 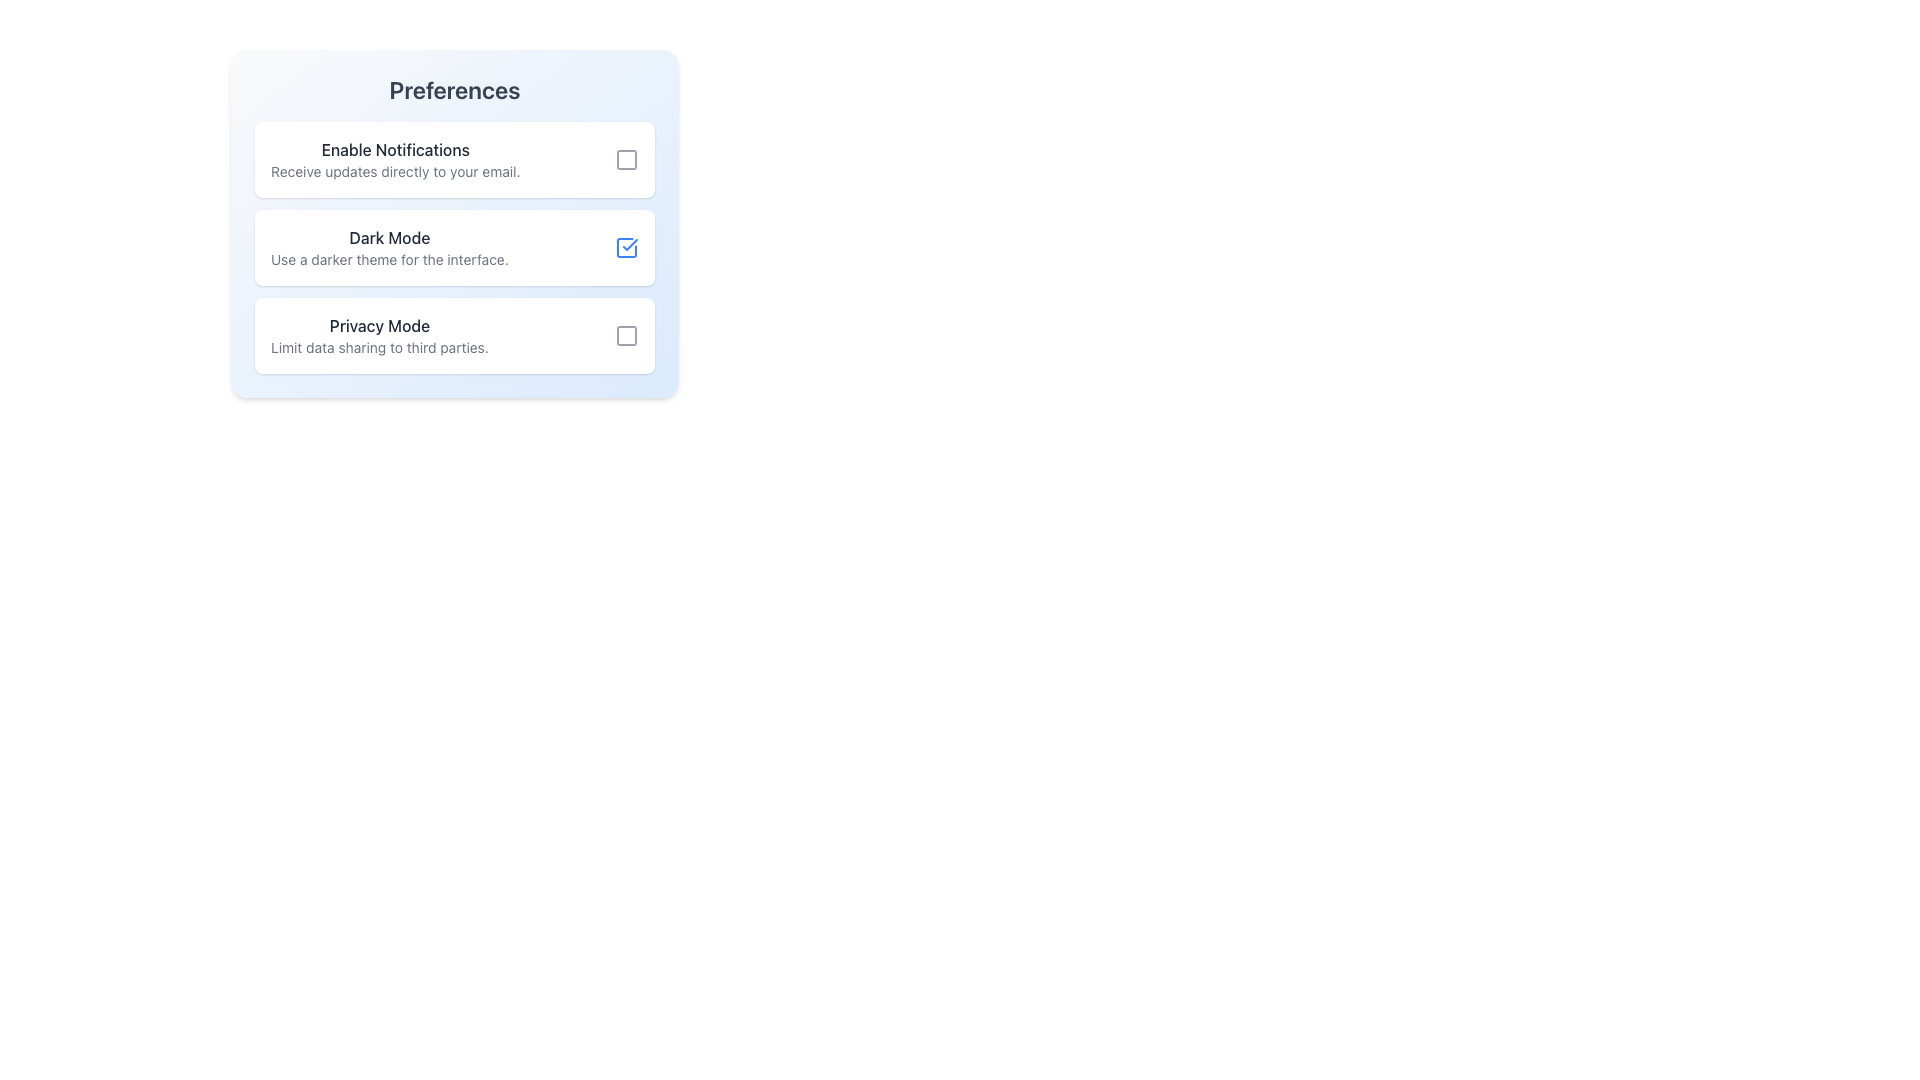 What do you see at coordinates (626, 246) in the screenshot?
I see `the checkbox with a blue border and a blue check mark, located to the right of the 'Dark Mode' text` at bounding box center [626, 246].